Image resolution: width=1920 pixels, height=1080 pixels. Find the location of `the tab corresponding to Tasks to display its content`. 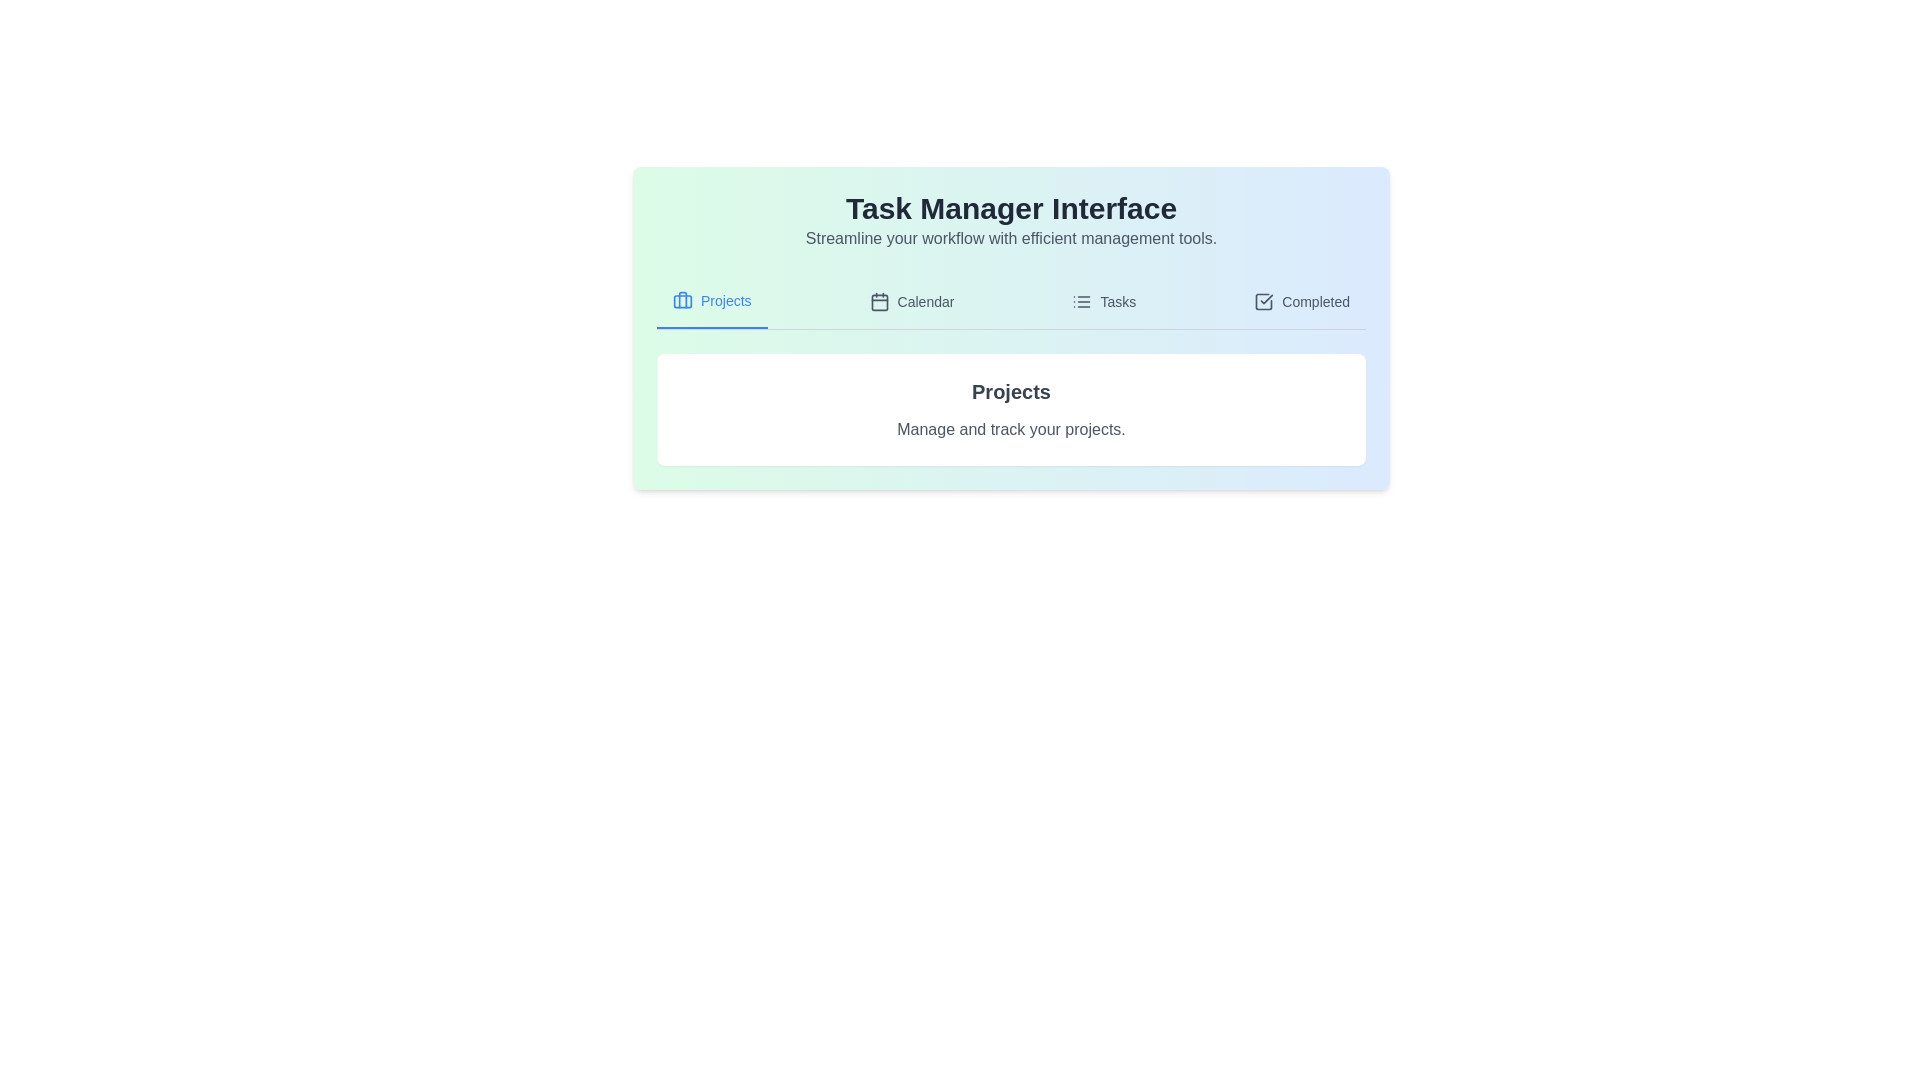

the tab corresponding to Tasks to display its content is located at coordinates (1103, 301).